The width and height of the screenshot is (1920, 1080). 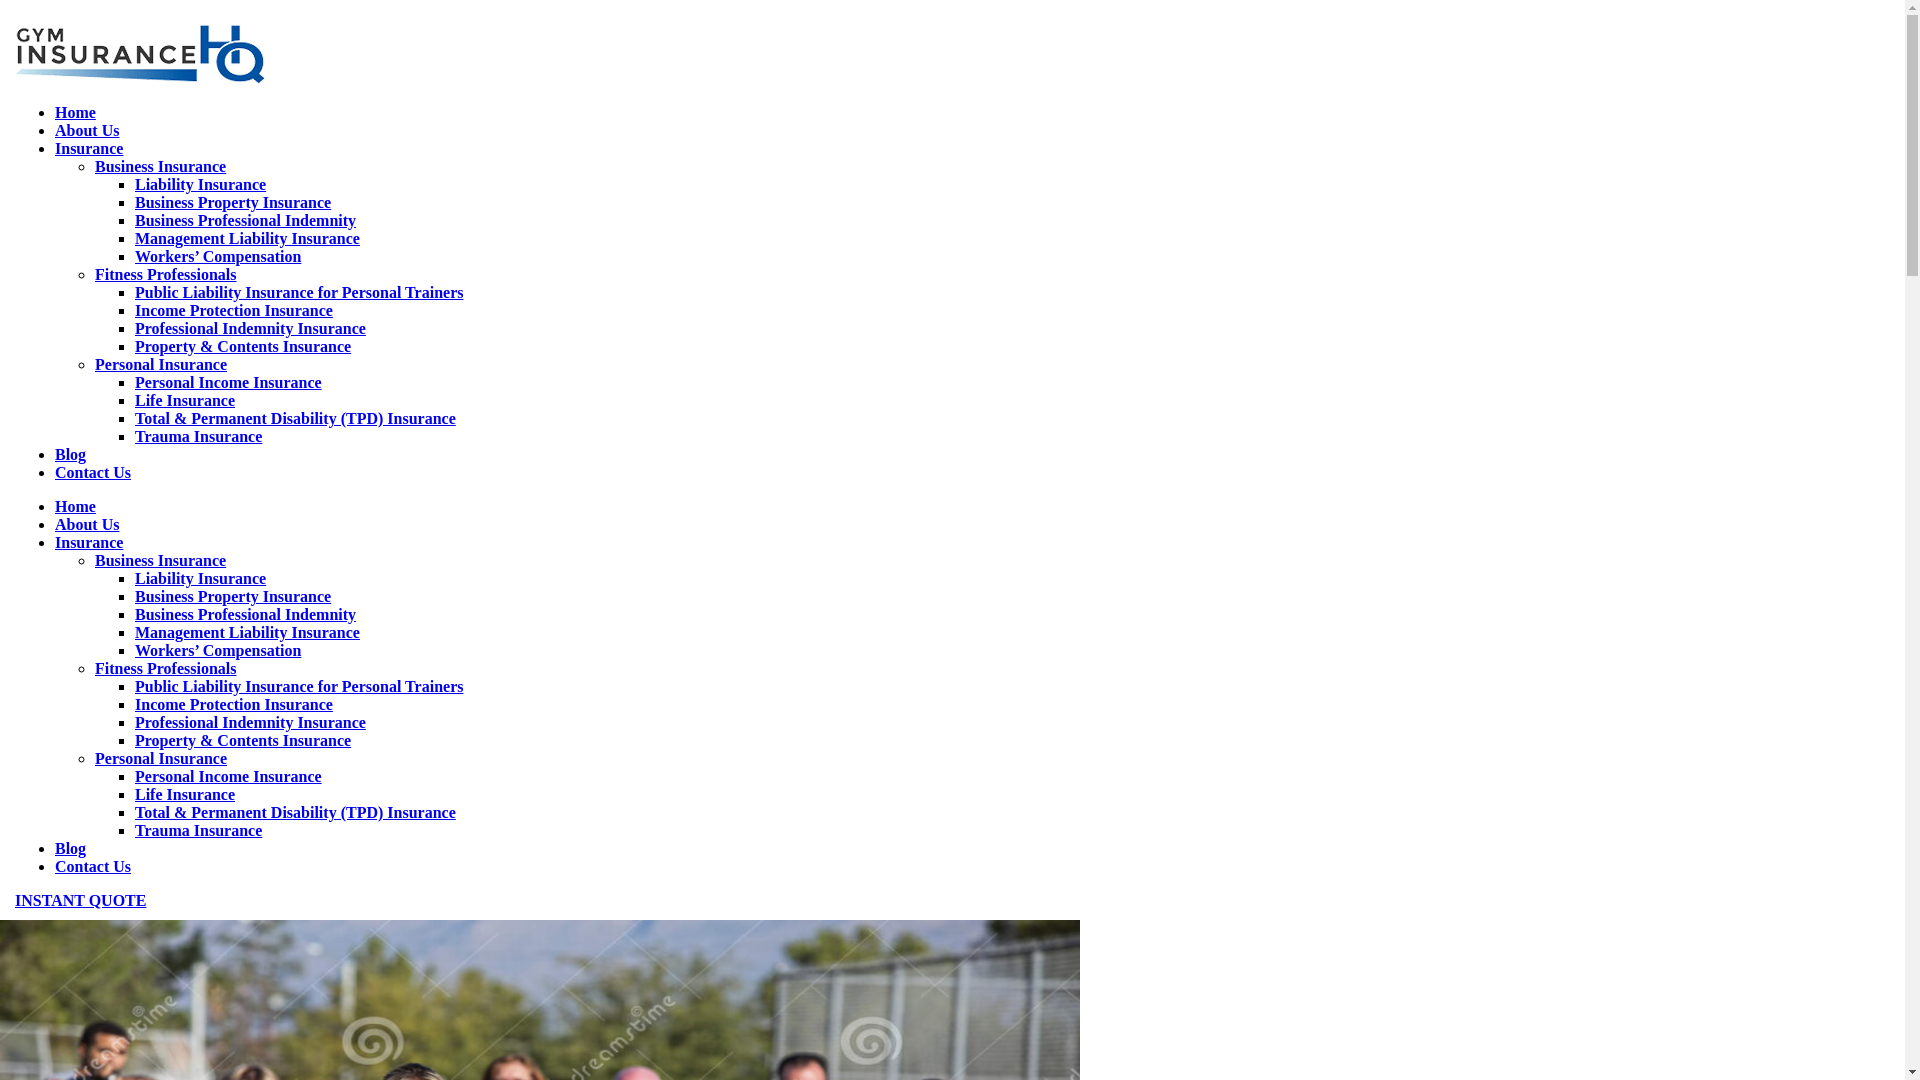 What do you see at coordinates (70, 454) in the screenshot?
I see `'Blog'` at bounding box center [70, 454].